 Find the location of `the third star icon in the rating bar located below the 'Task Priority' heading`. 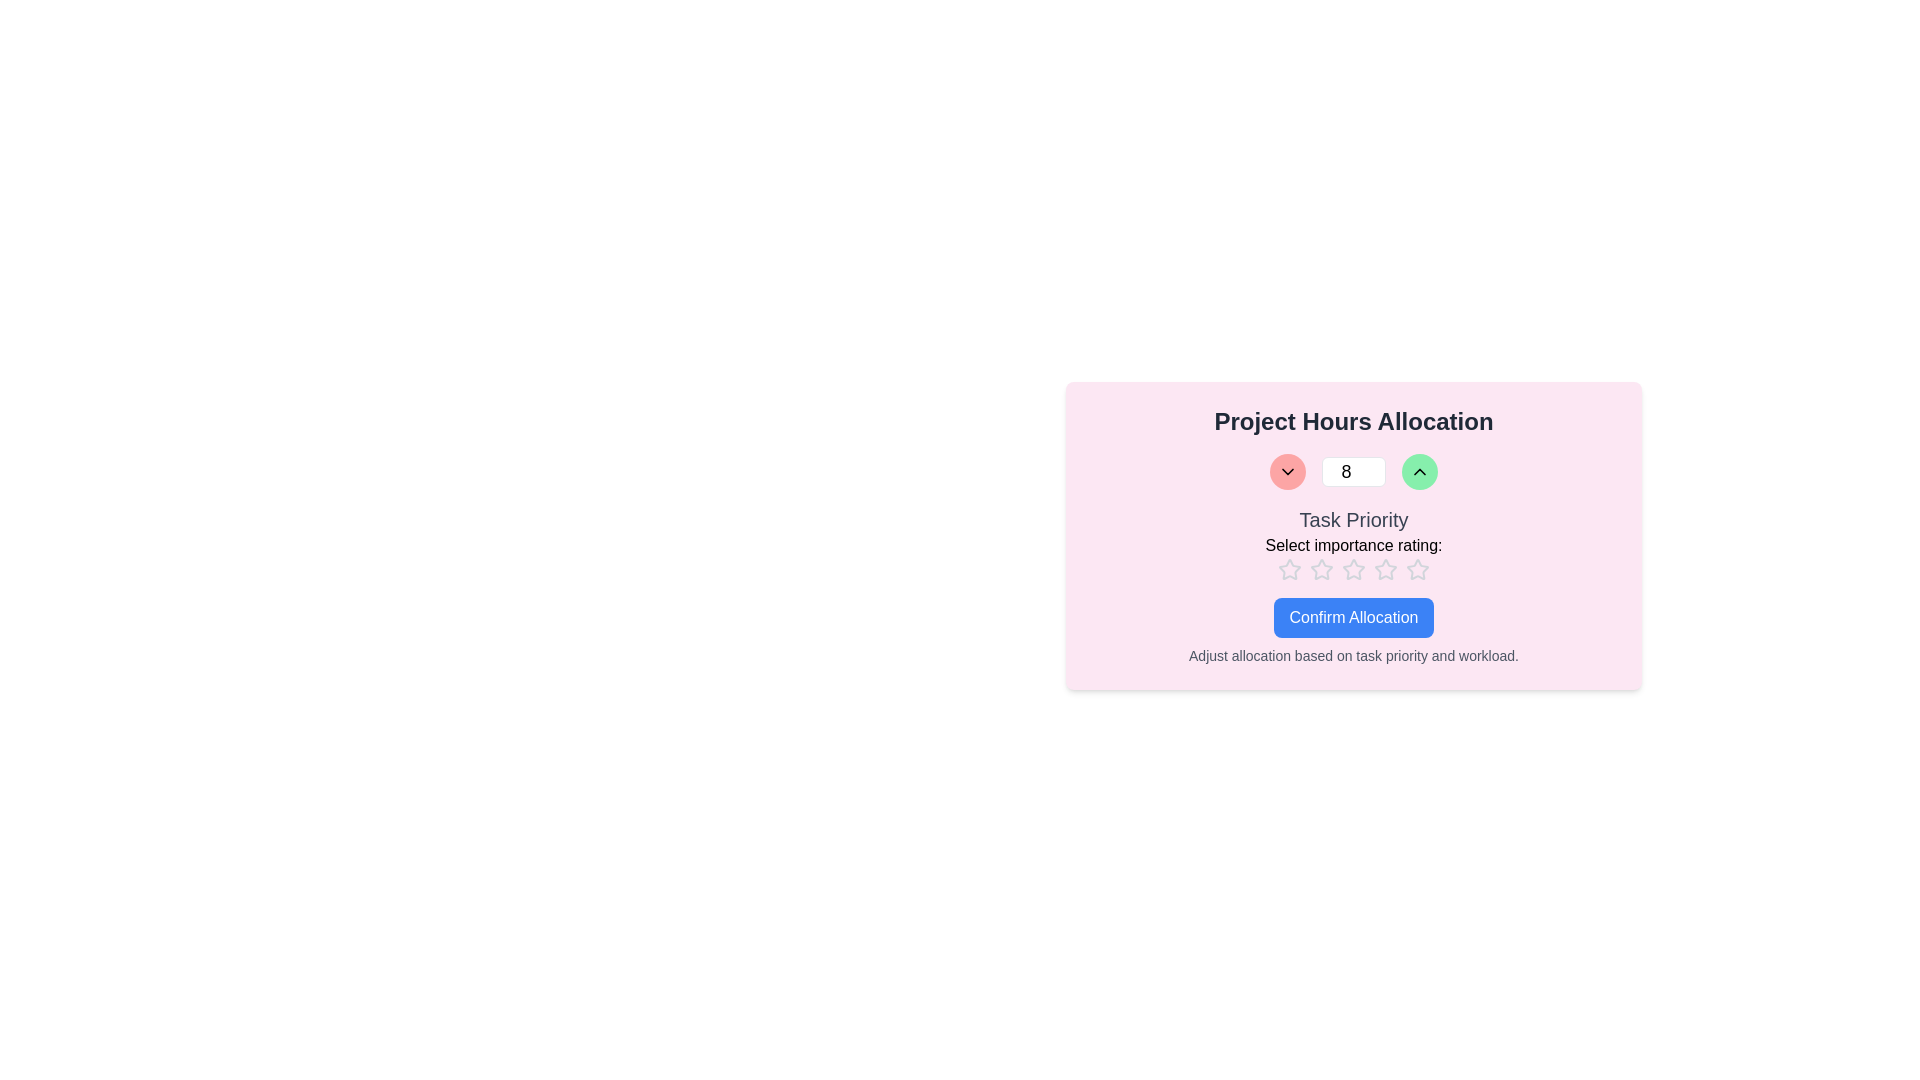

the third star icon in the rating bar located below the 'Task Priority' heading is located at coordinates (1384, 569).